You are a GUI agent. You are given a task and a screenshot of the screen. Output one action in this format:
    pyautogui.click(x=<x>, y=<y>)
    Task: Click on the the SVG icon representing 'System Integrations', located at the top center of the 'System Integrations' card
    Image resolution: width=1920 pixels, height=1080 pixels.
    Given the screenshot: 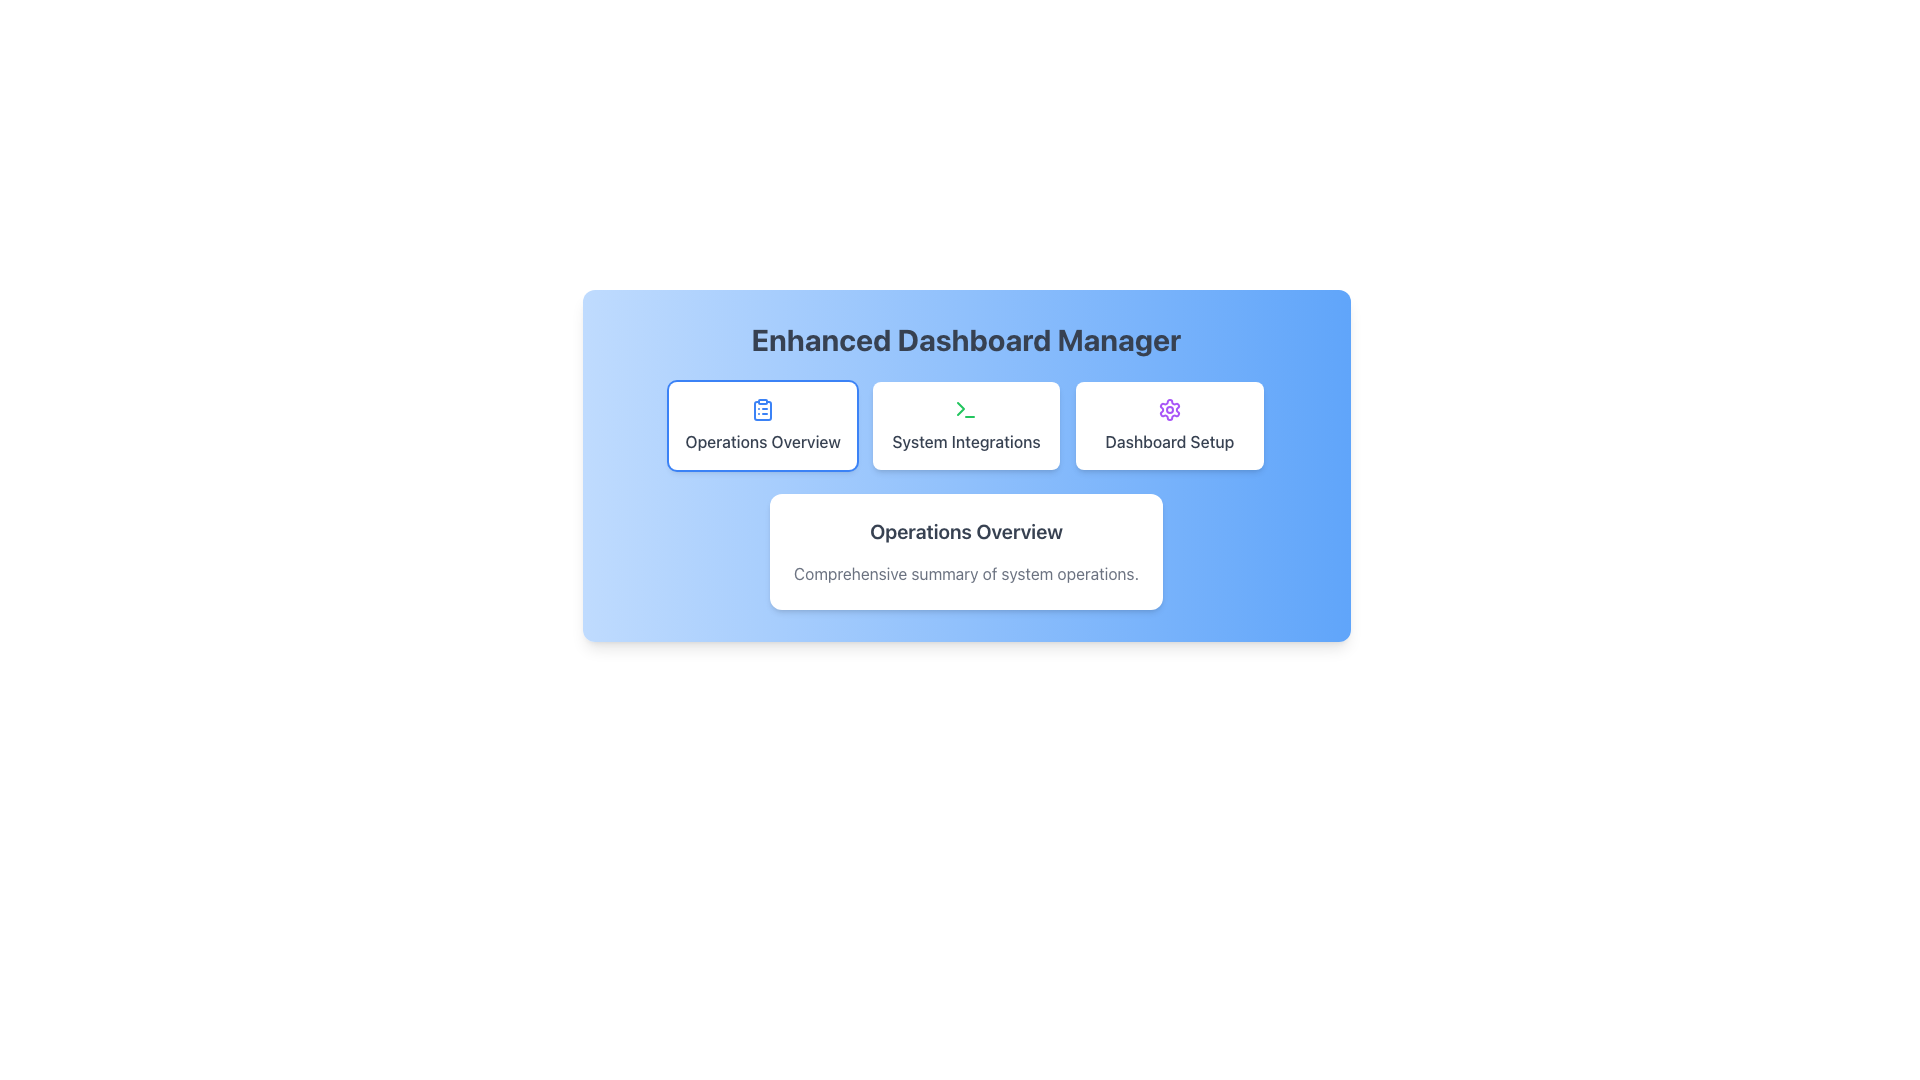 What is the action you would take?
    pyautogui.click(x=966, y=408)
    